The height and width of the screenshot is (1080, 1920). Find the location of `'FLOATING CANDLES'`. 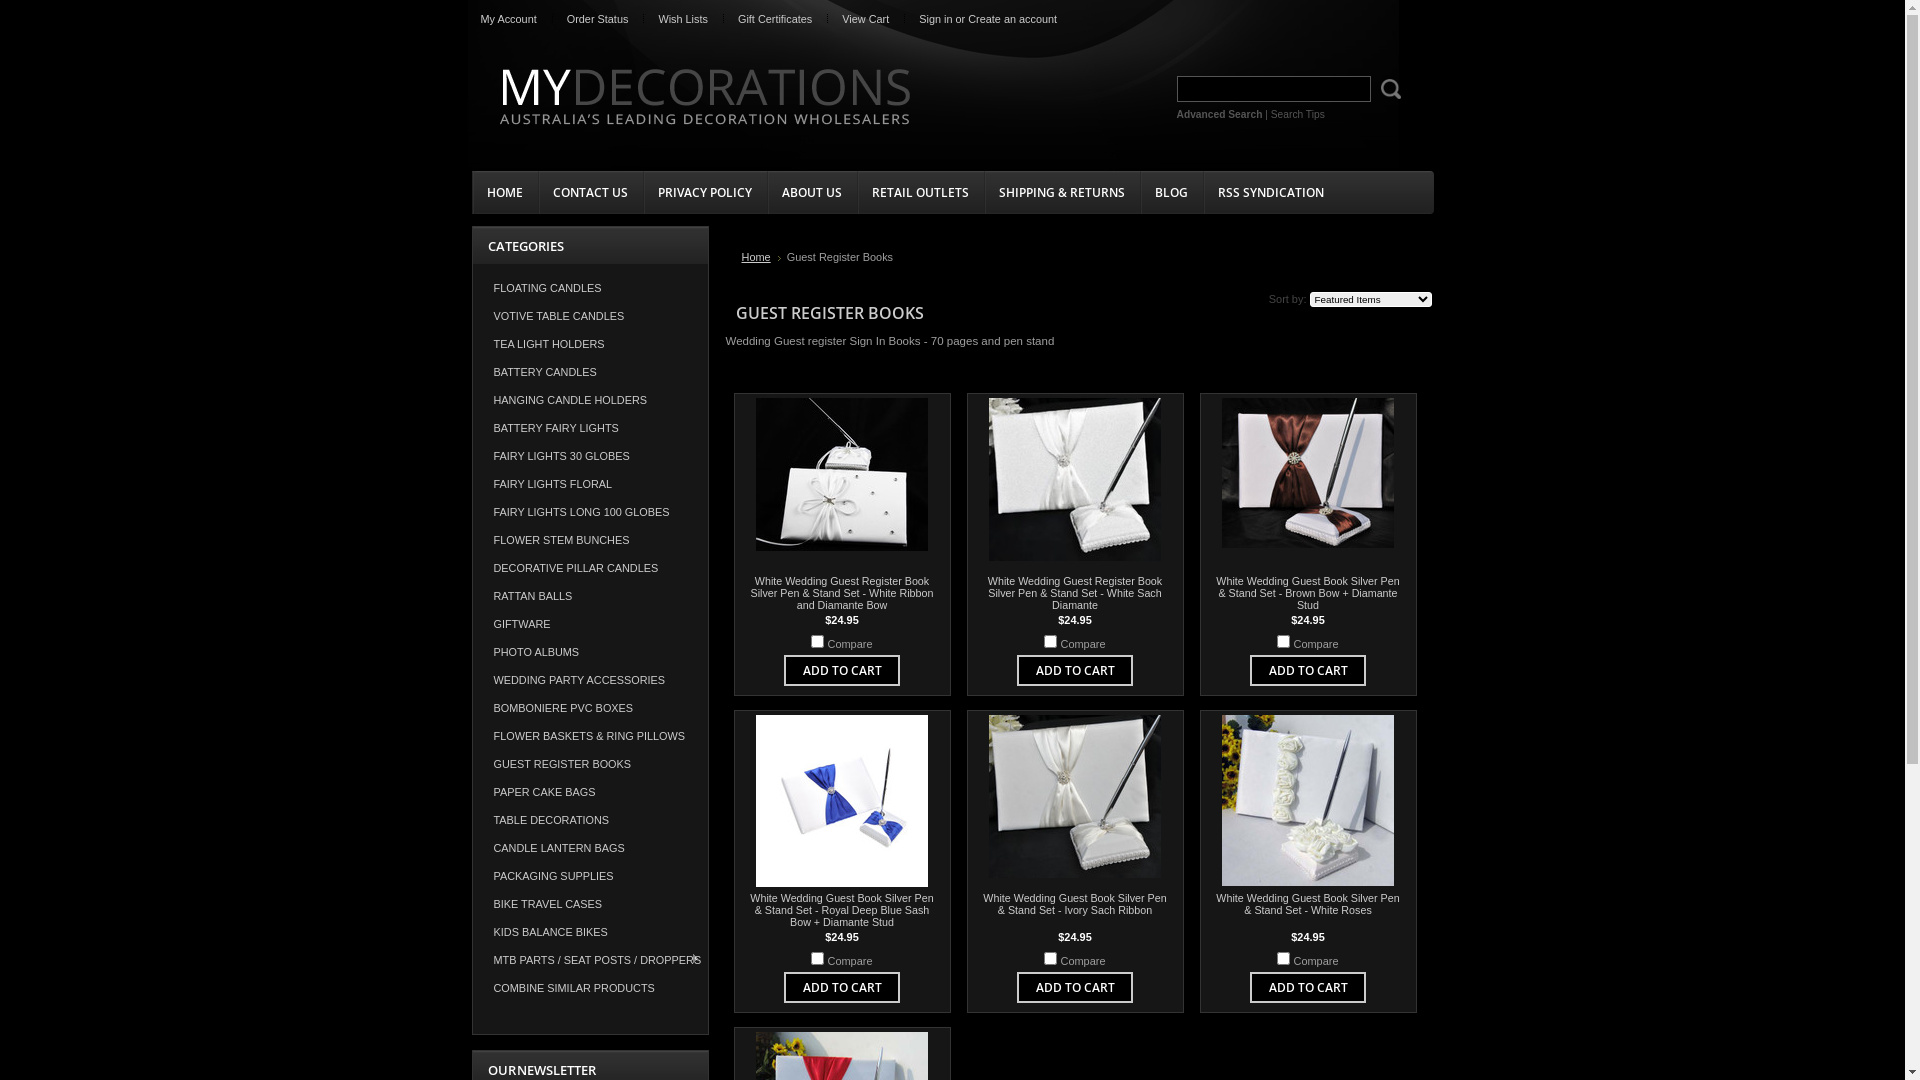

'FLOATING CANDLES' is located at coordinates (470, 288).